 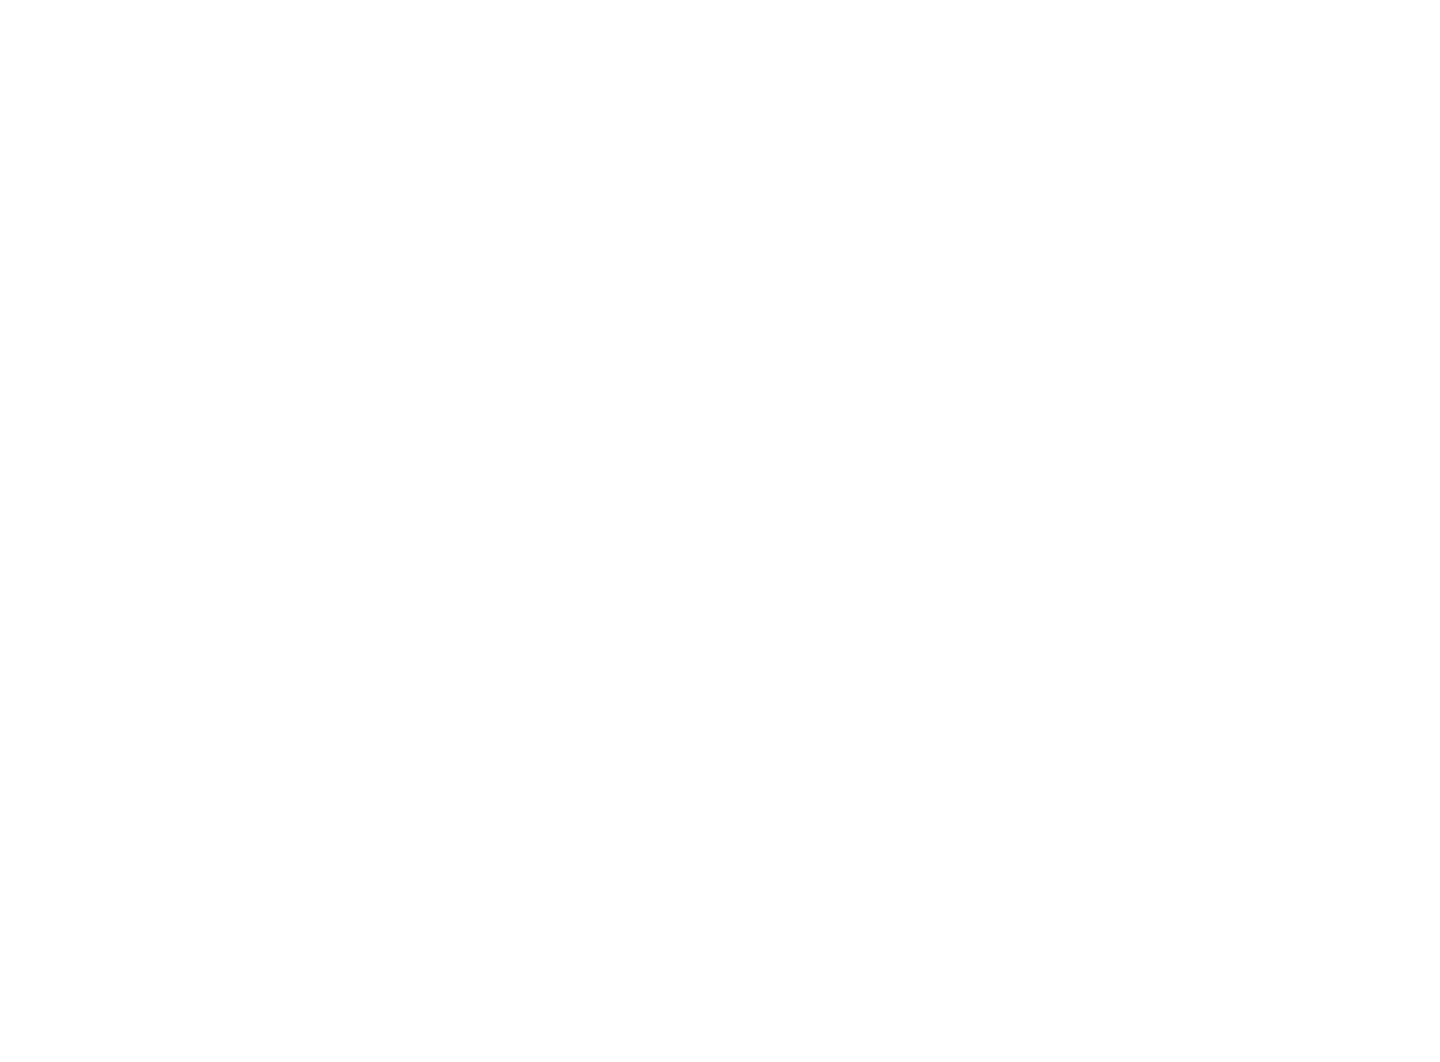 I want to click on 'Share this story', so click(x=406, y=835).